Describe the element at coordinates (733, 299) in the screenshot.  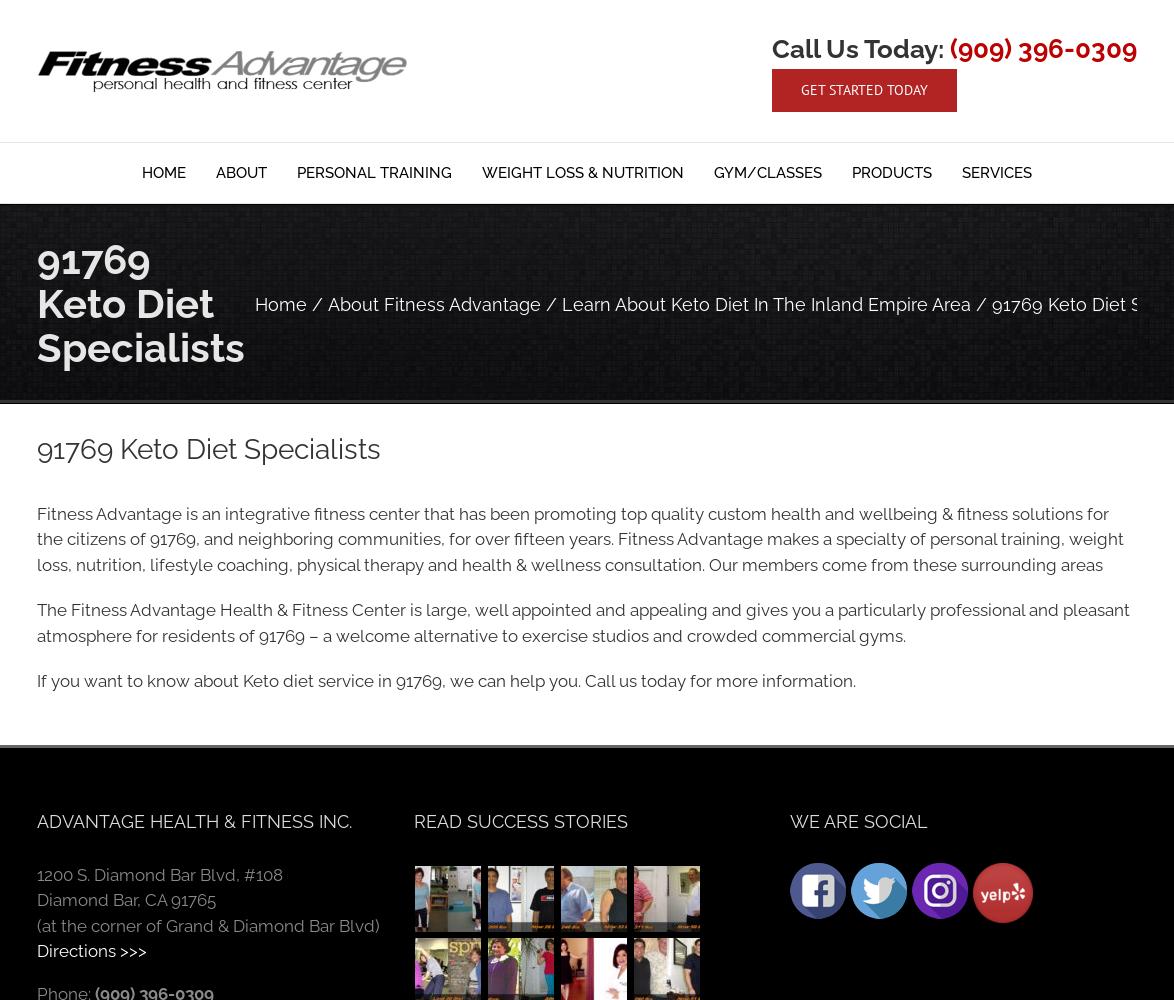
I see `'Pilates'` at that location.